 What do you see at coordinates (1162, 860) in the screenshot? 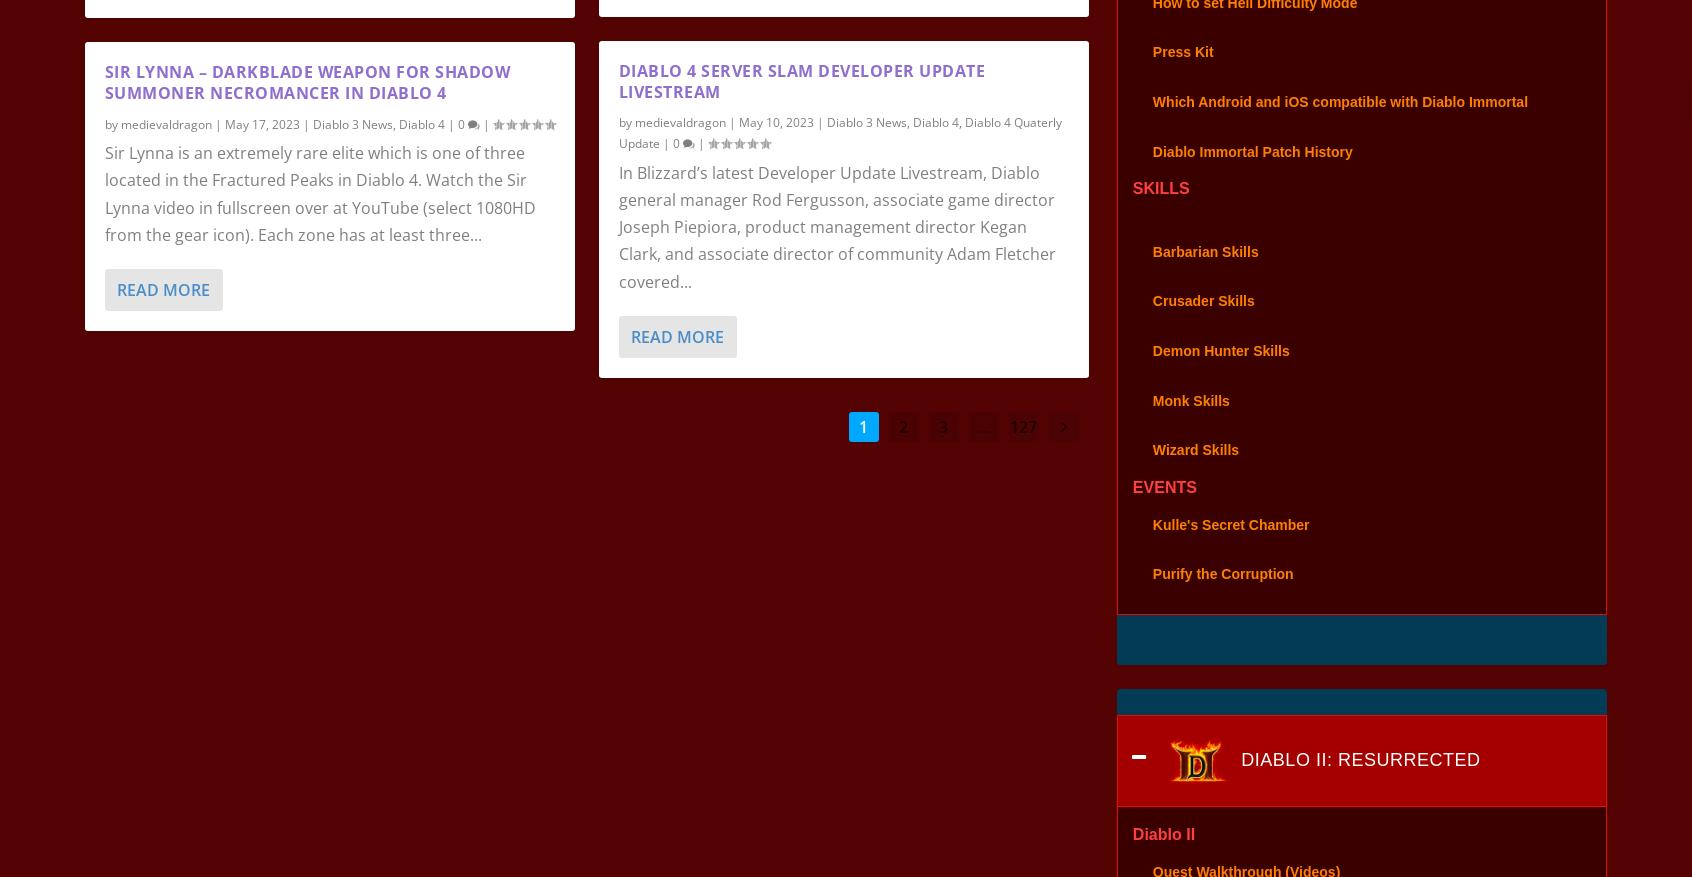
I see `'Diablo II'` at bounding box center [1162, 860].